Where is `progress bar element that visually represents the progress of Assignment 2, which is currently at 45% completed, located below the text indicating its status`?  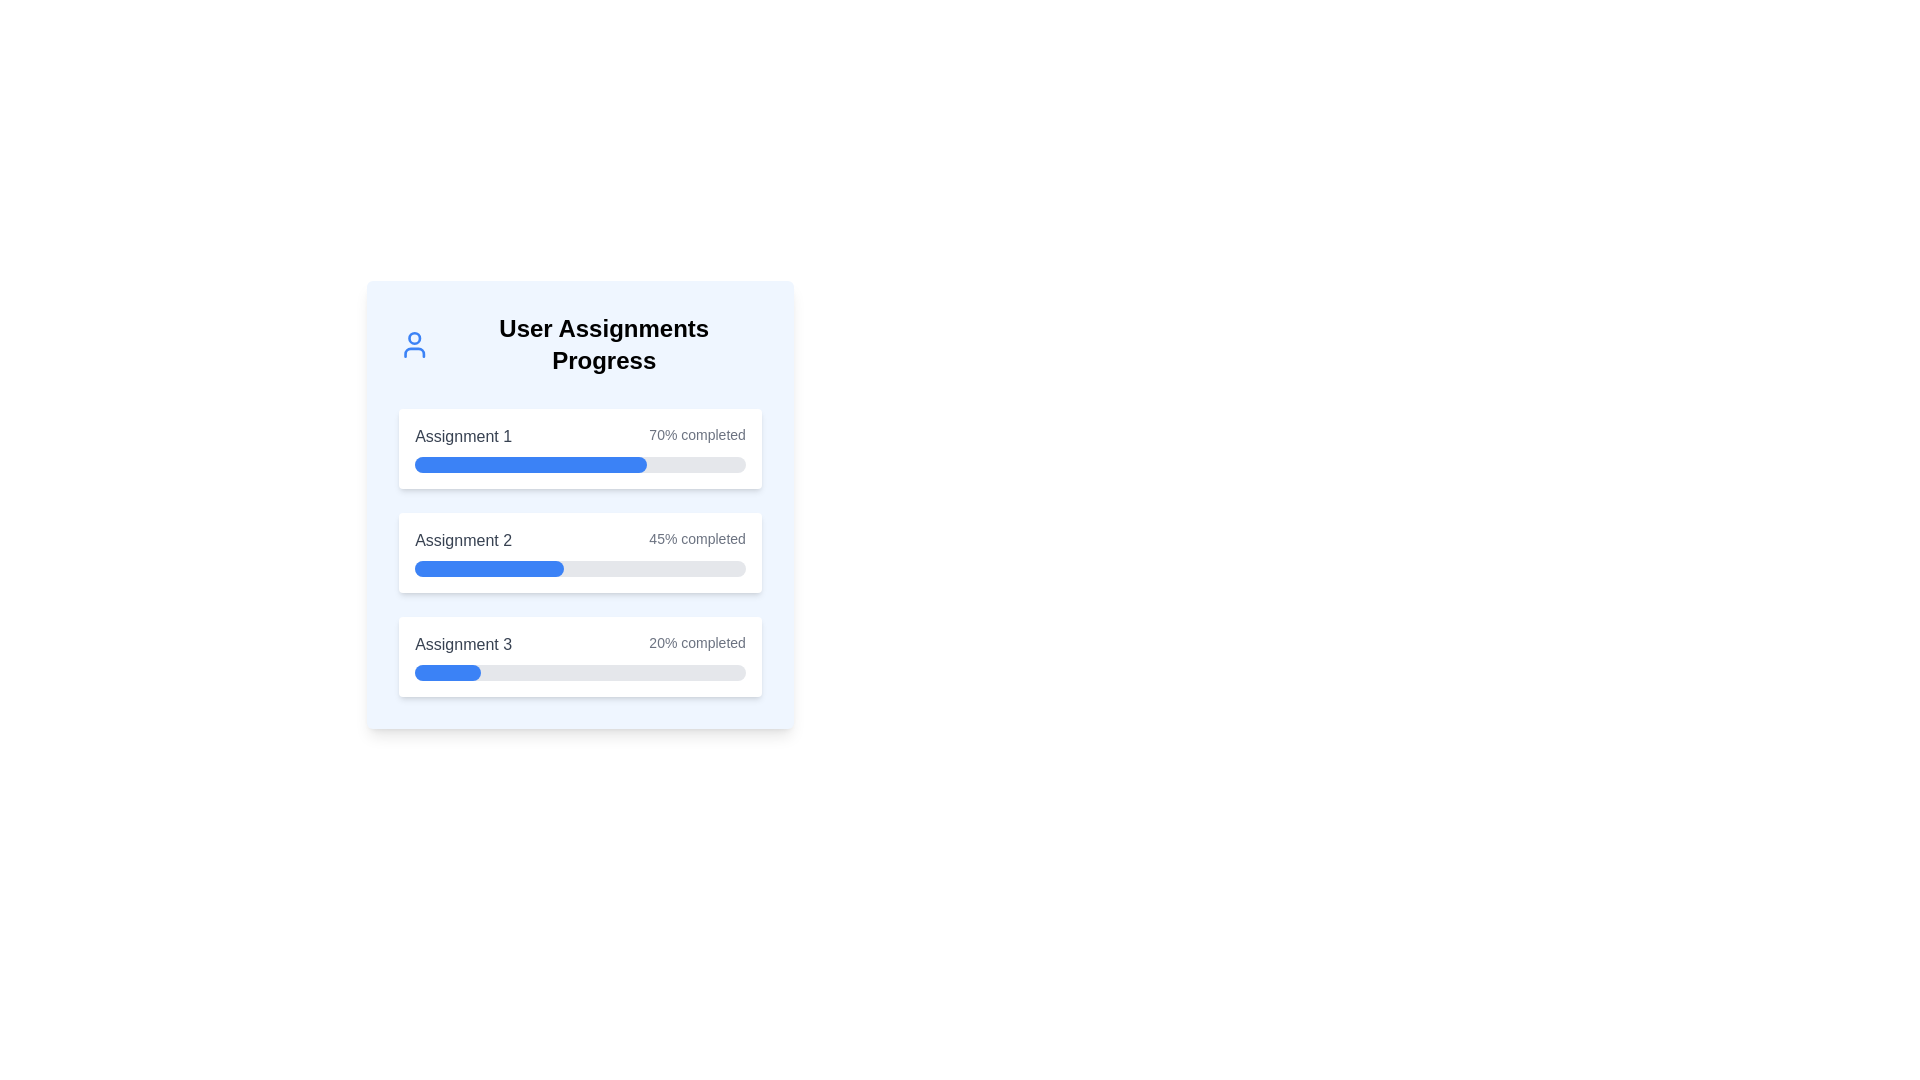 progress bar element that visually represents the progress of Assignment 2, which is currently at 45% completed, located below the text indicating its status is located at coordinates (579, 569).